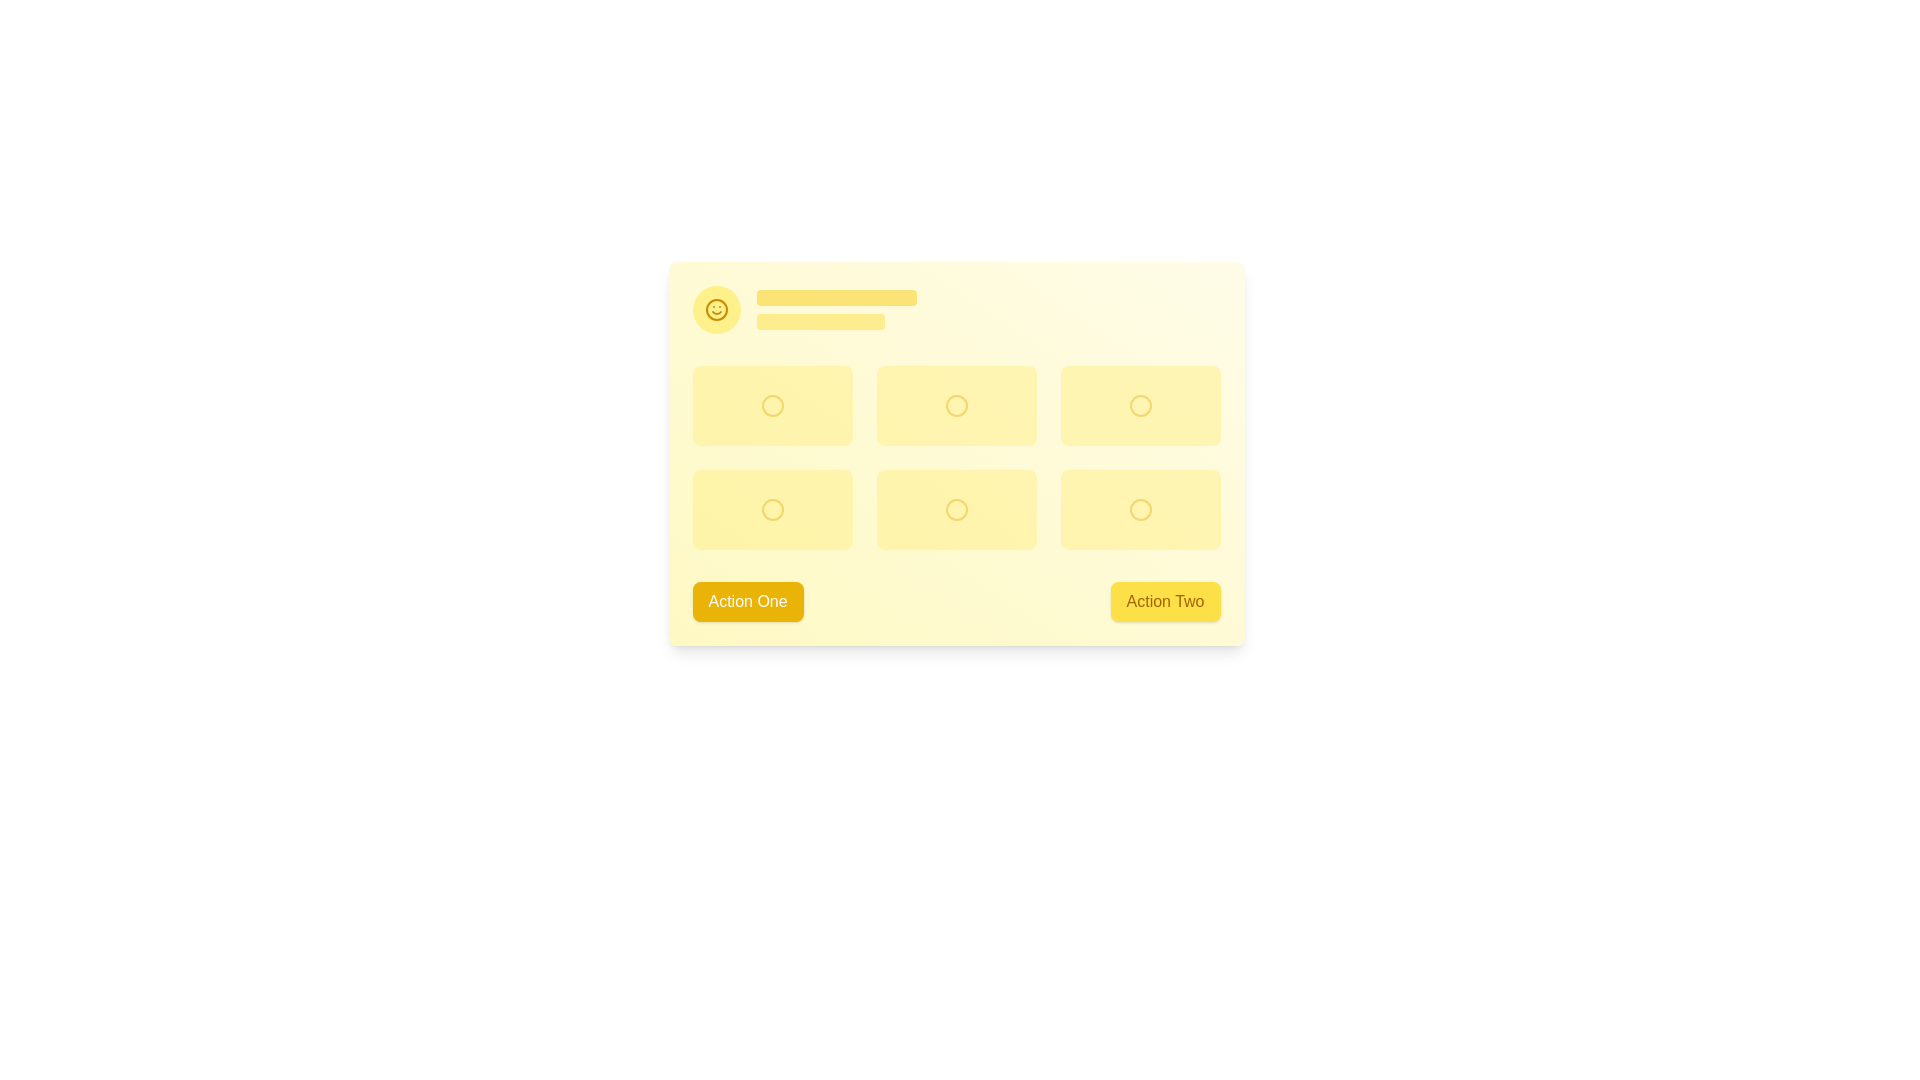 This screenshot has height=1080, width=1920. Describe the element at coordinates (955, 508) in the screenshot. I see `the circular icon with a yellow outline and transparent center, located in the second row and second column of a 3x2 grid layout inside a yellow card` at that location.